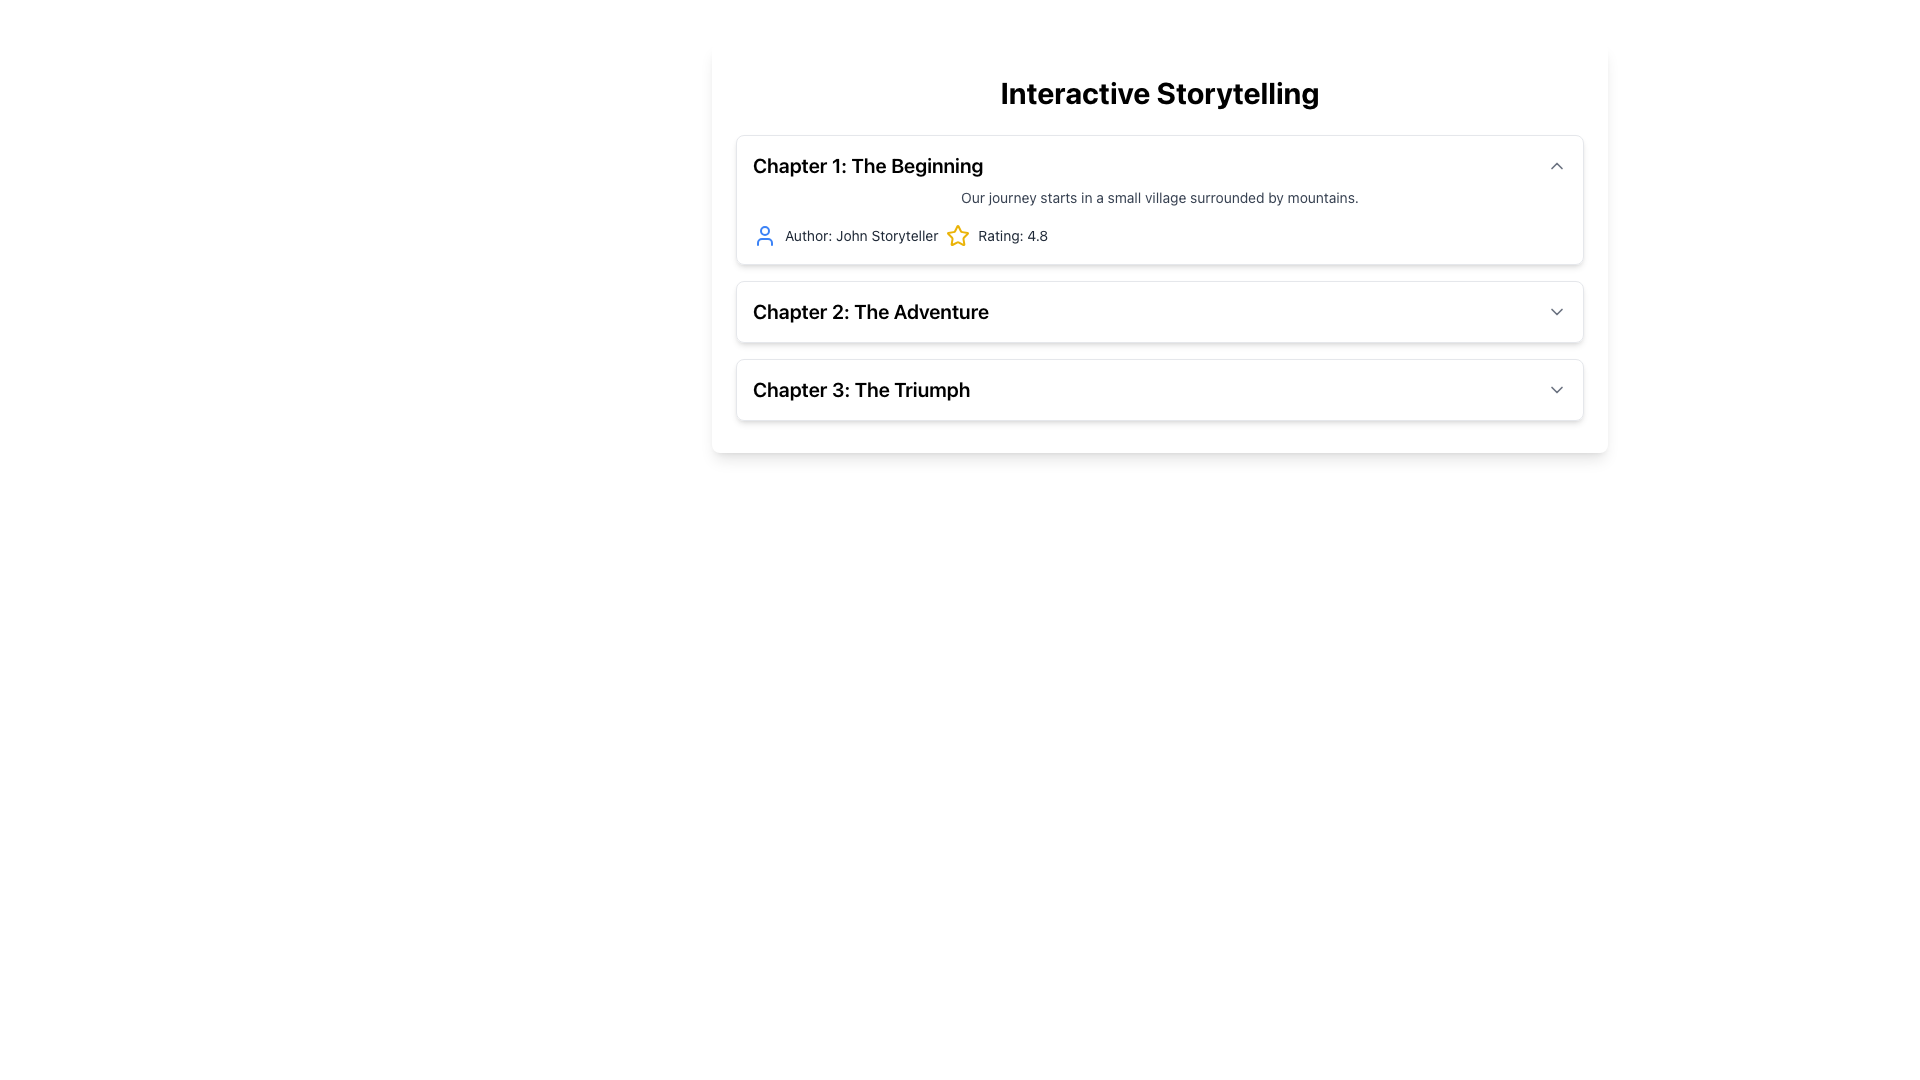  I want to click on the first chapter content display block within the 'Interactive Storytelling' section, so click(1160, 277).